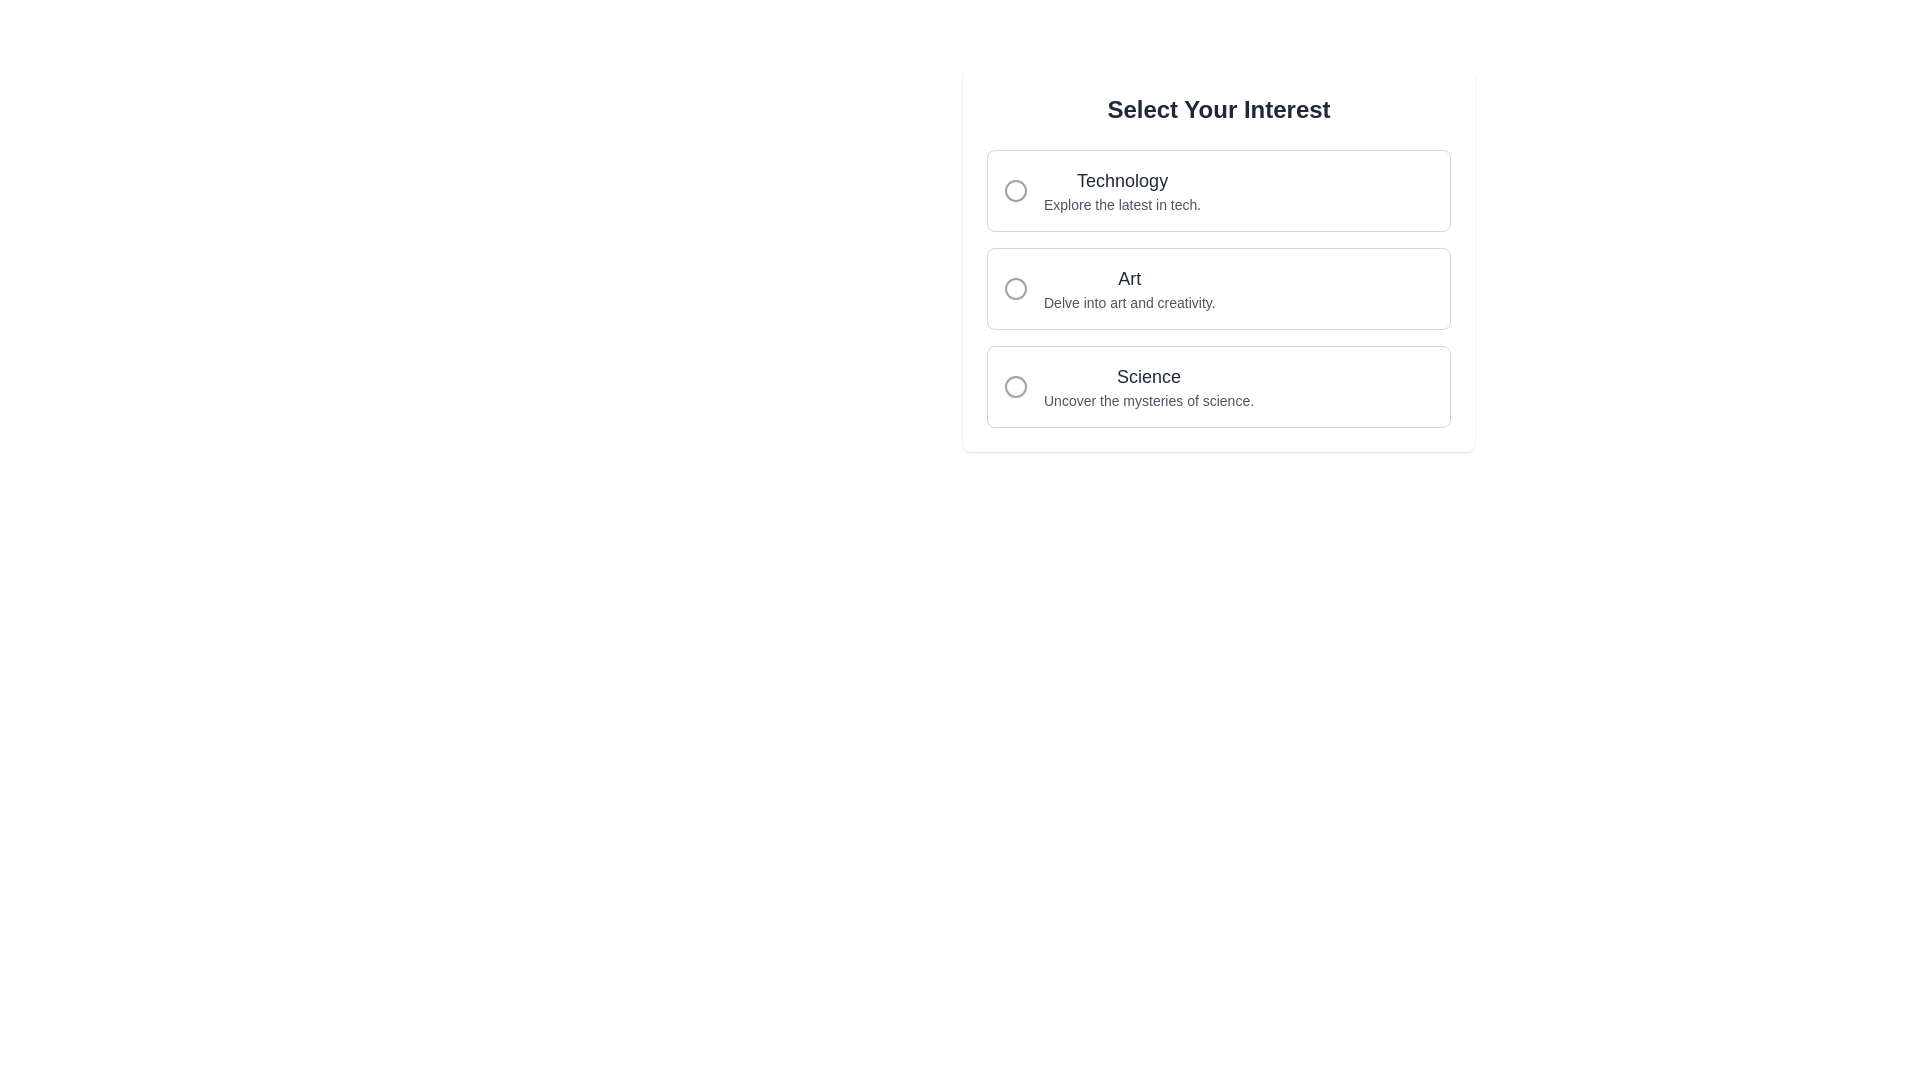 The width and height of the screenshot is (1920, 1080). What do you see at coordinates (1218, 260) in the screenshot?
I see `the 'Select Your Interest' section containing the buttons for 'Technology', 'Art', and 'Science'` at bounding box center [1218, 260].